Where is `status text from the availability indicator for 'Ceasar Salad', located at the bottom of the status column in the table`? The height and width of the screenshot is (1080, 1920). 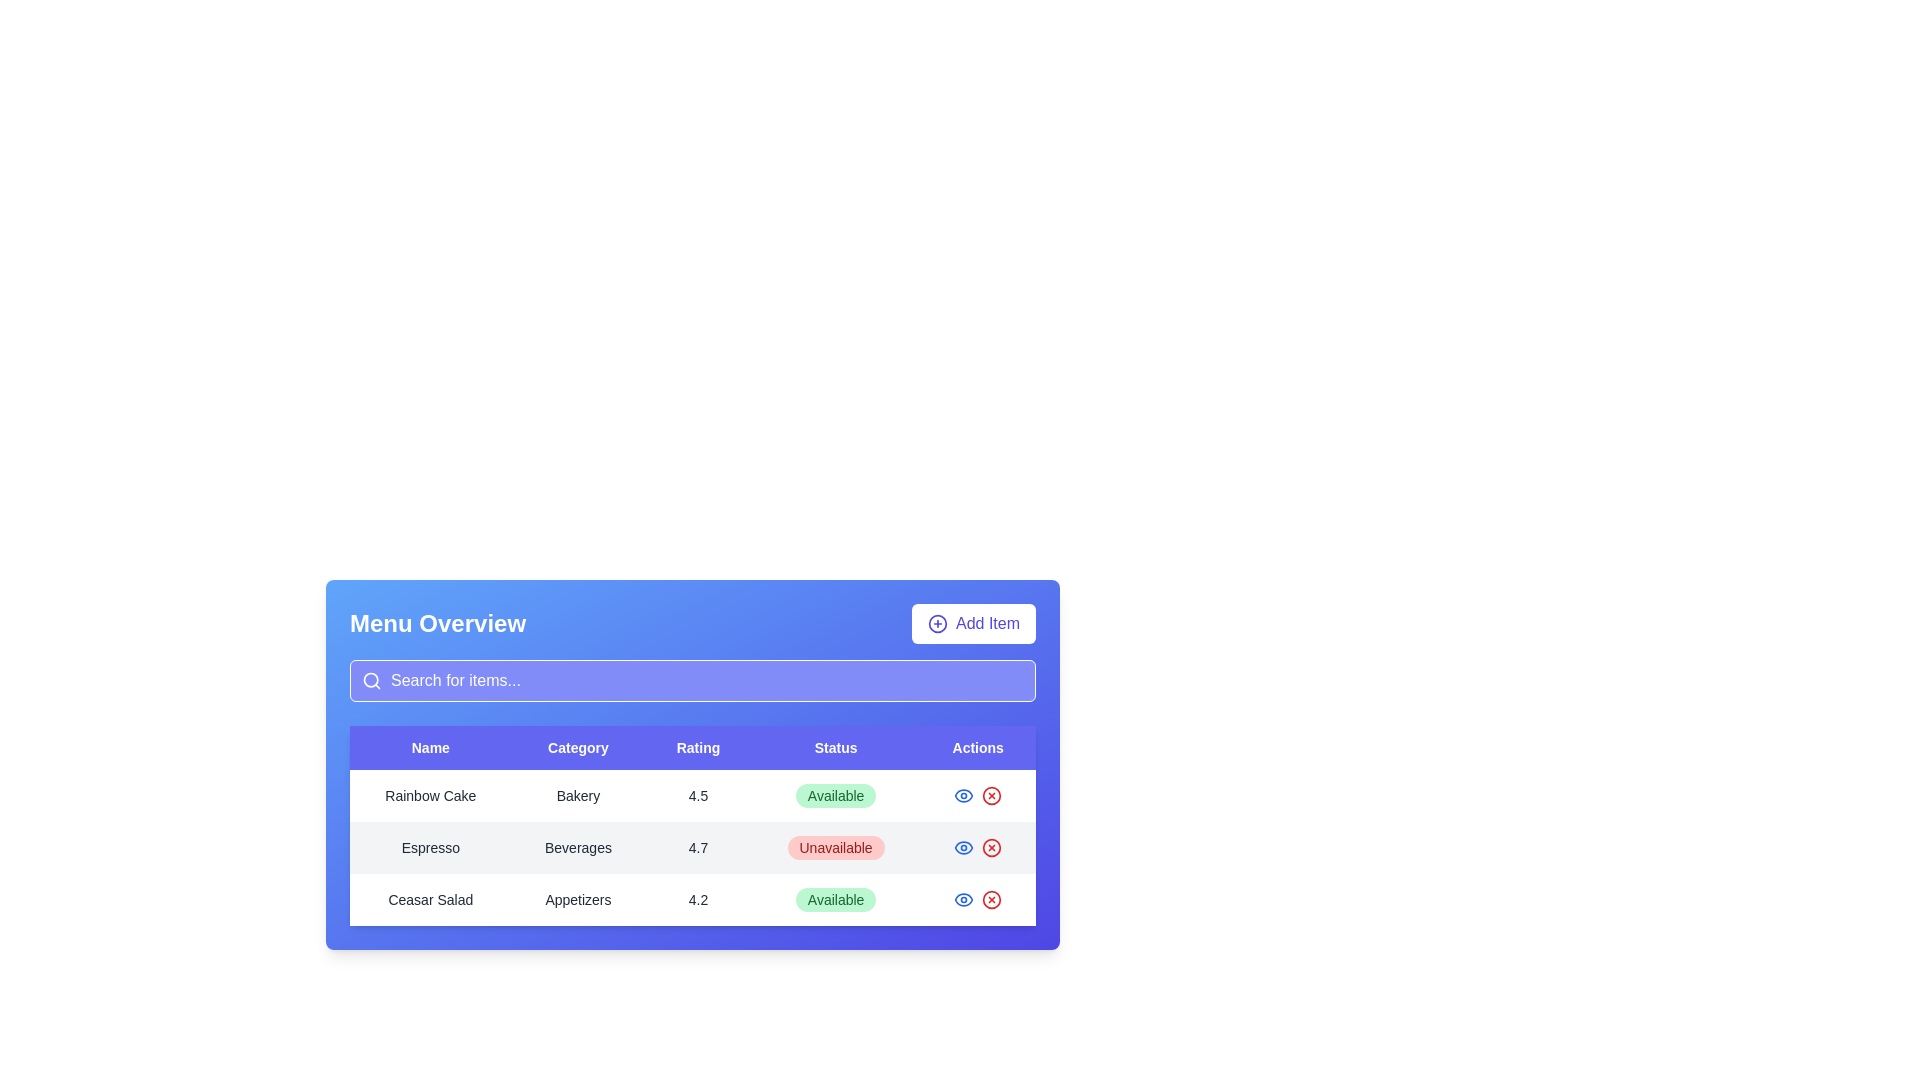 status text from the availability indicator for 'Ceasar Salad', located at the bottom of the status column in the table is located at coordinates (836, 898).